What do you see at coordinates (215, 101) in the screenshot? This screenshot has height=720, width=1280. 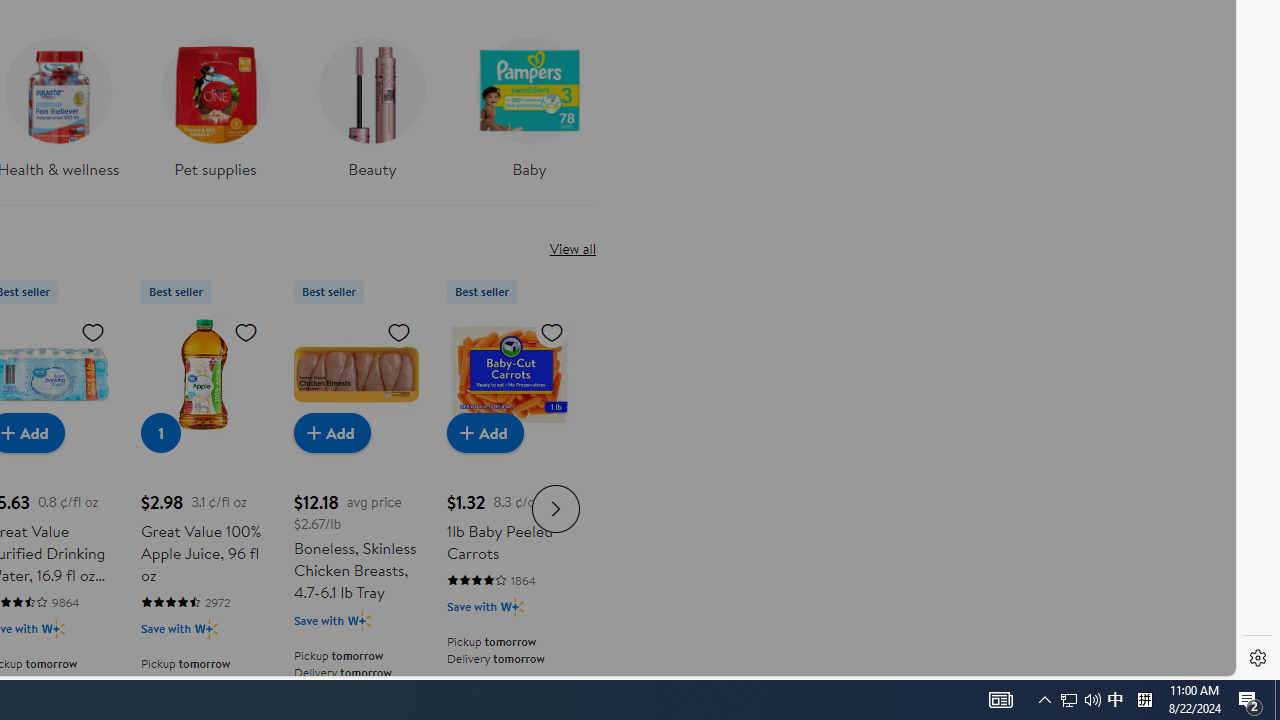 I see `'Pet supplies'` at bounding box center [215, 101].